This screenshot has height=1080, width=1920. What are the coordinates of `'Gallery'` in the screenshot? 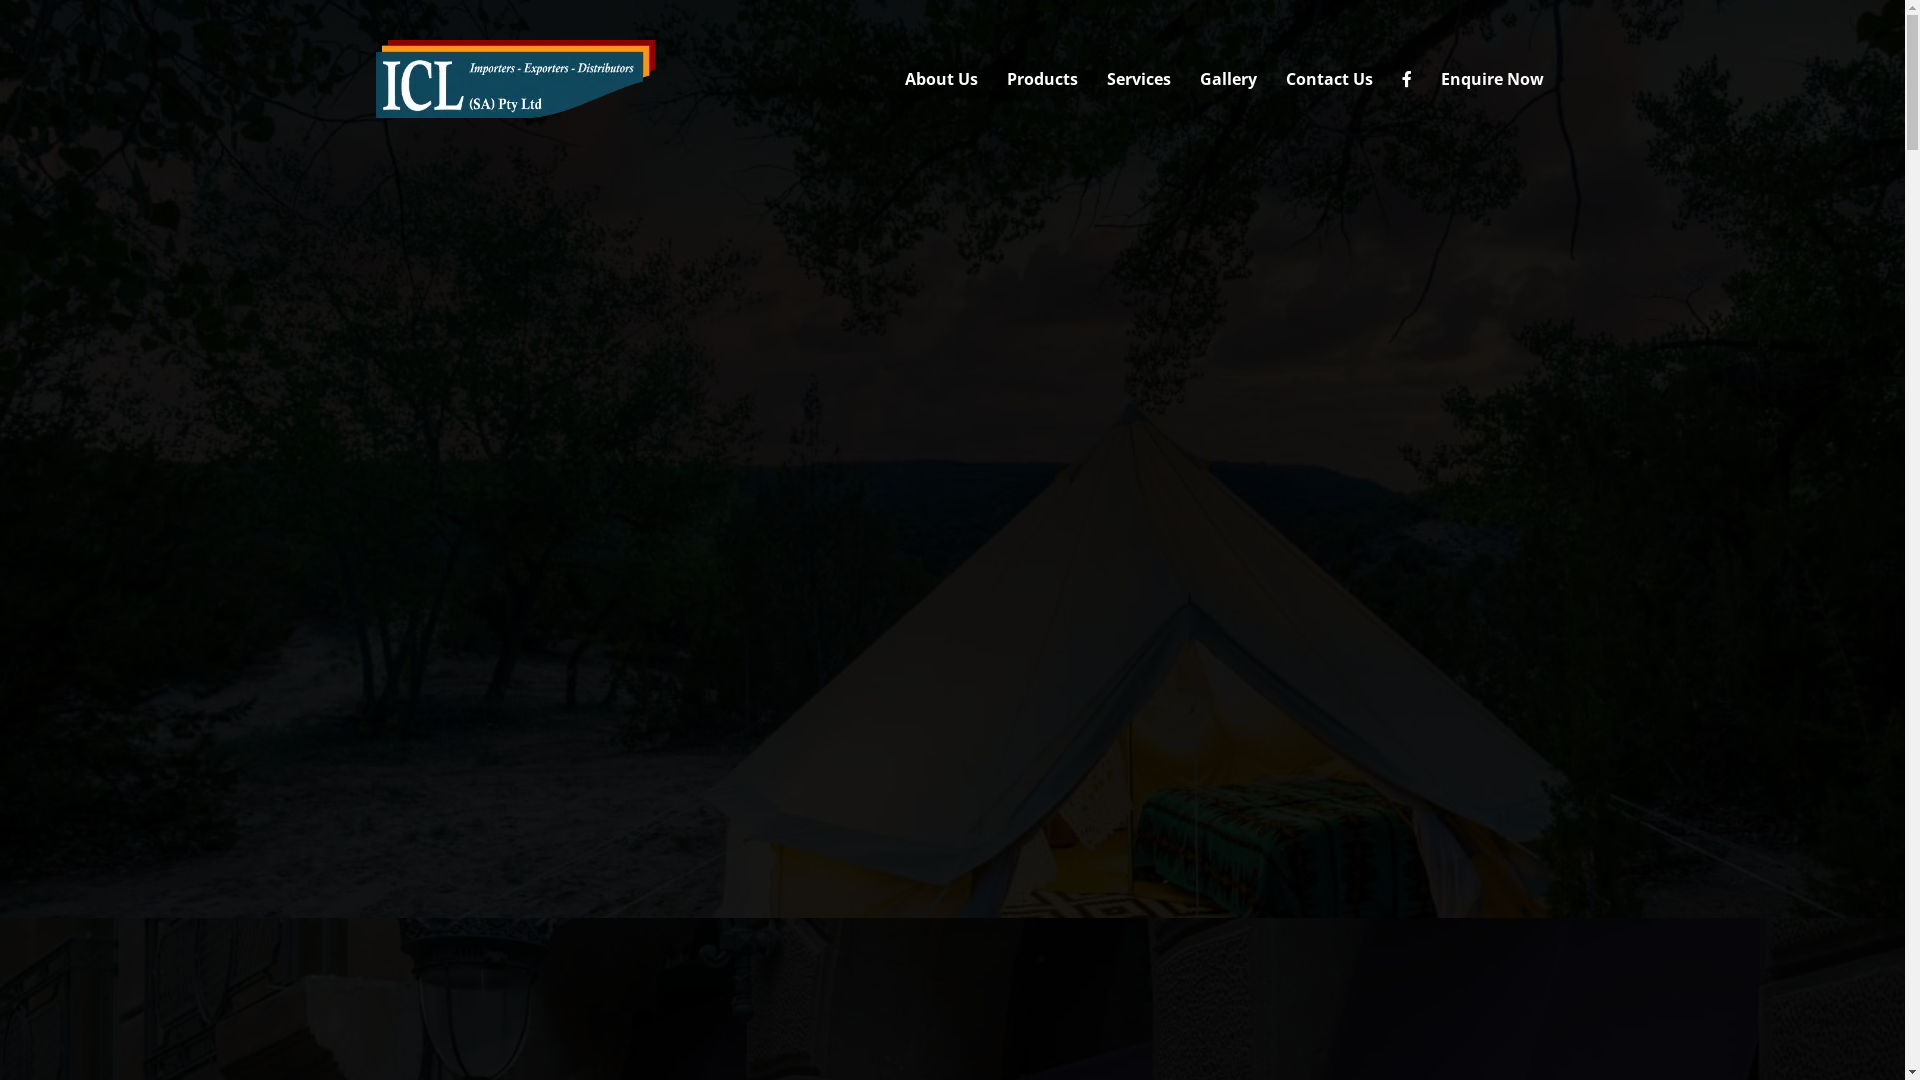 It's located at (1227, 77).